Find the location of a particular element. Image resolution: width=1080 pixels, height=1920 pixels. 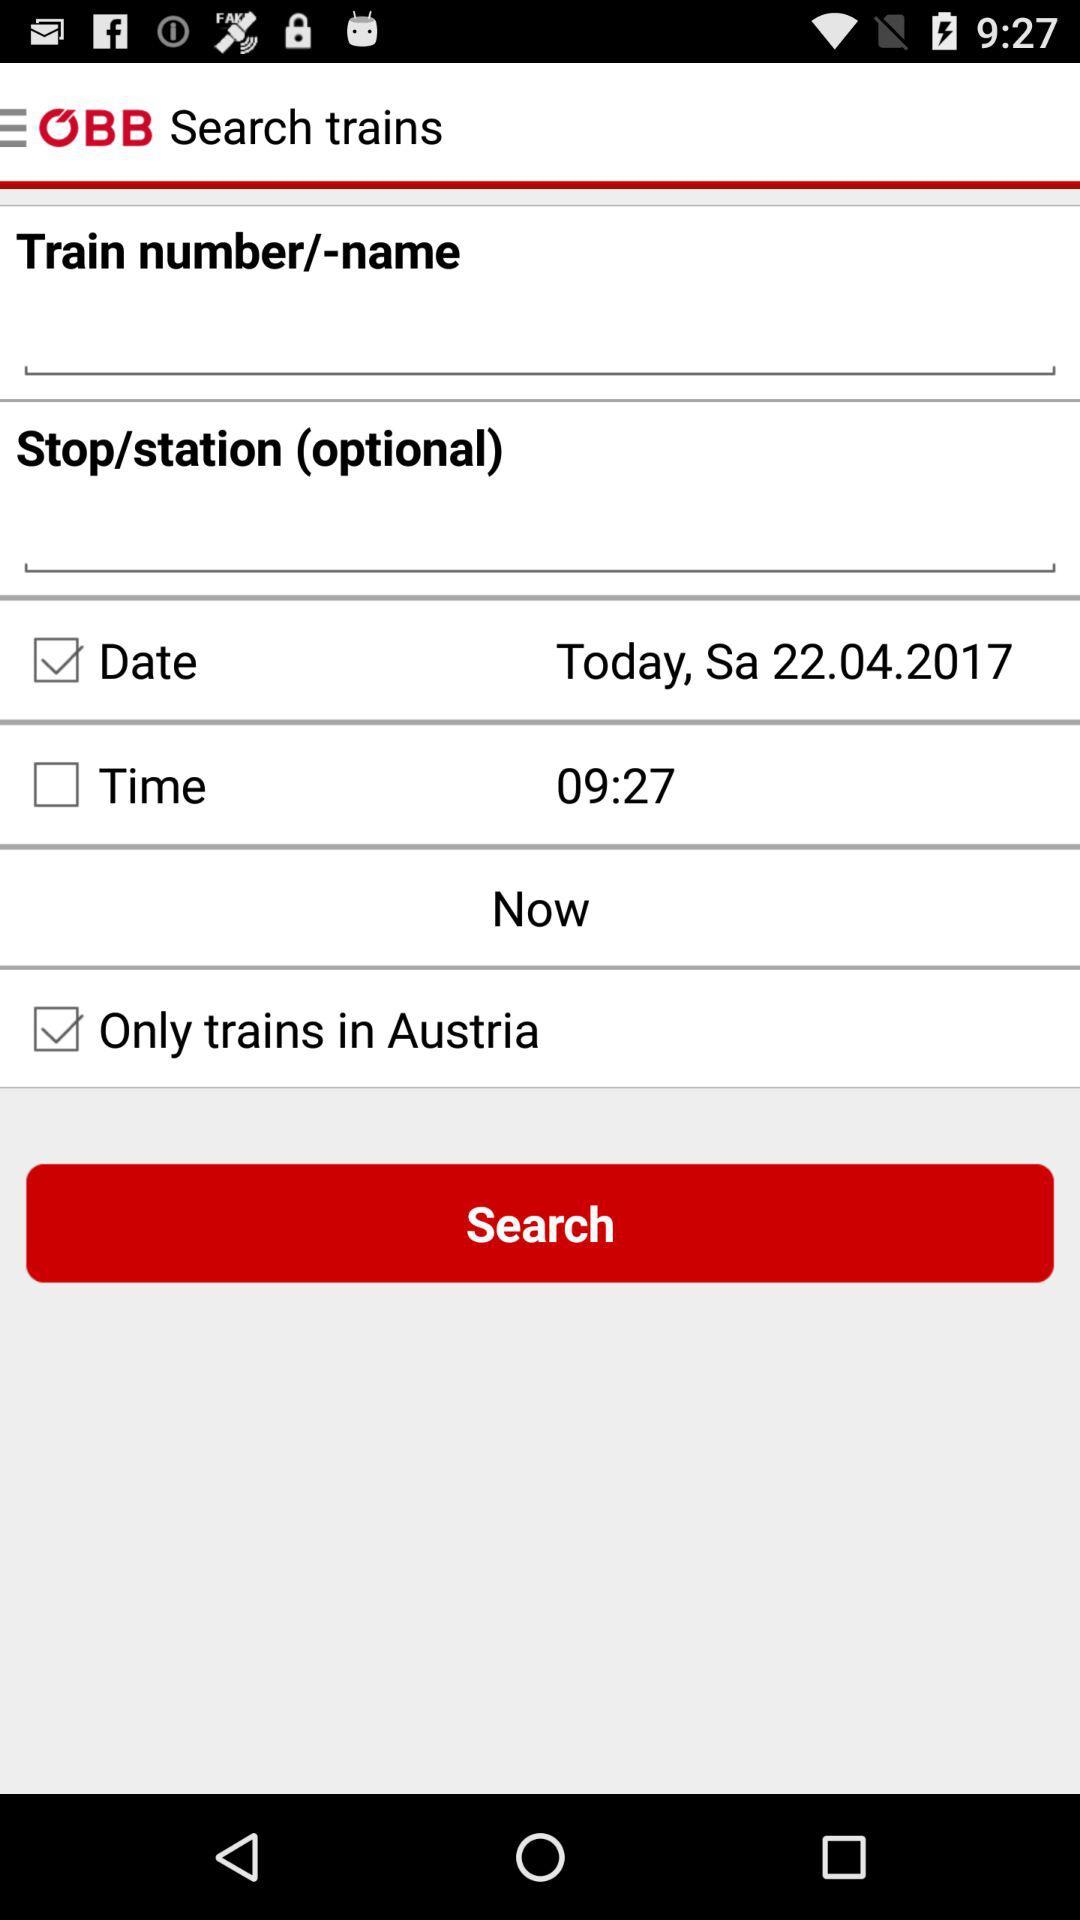

the 1st text field on the web page is located at coordinates (540, 334).